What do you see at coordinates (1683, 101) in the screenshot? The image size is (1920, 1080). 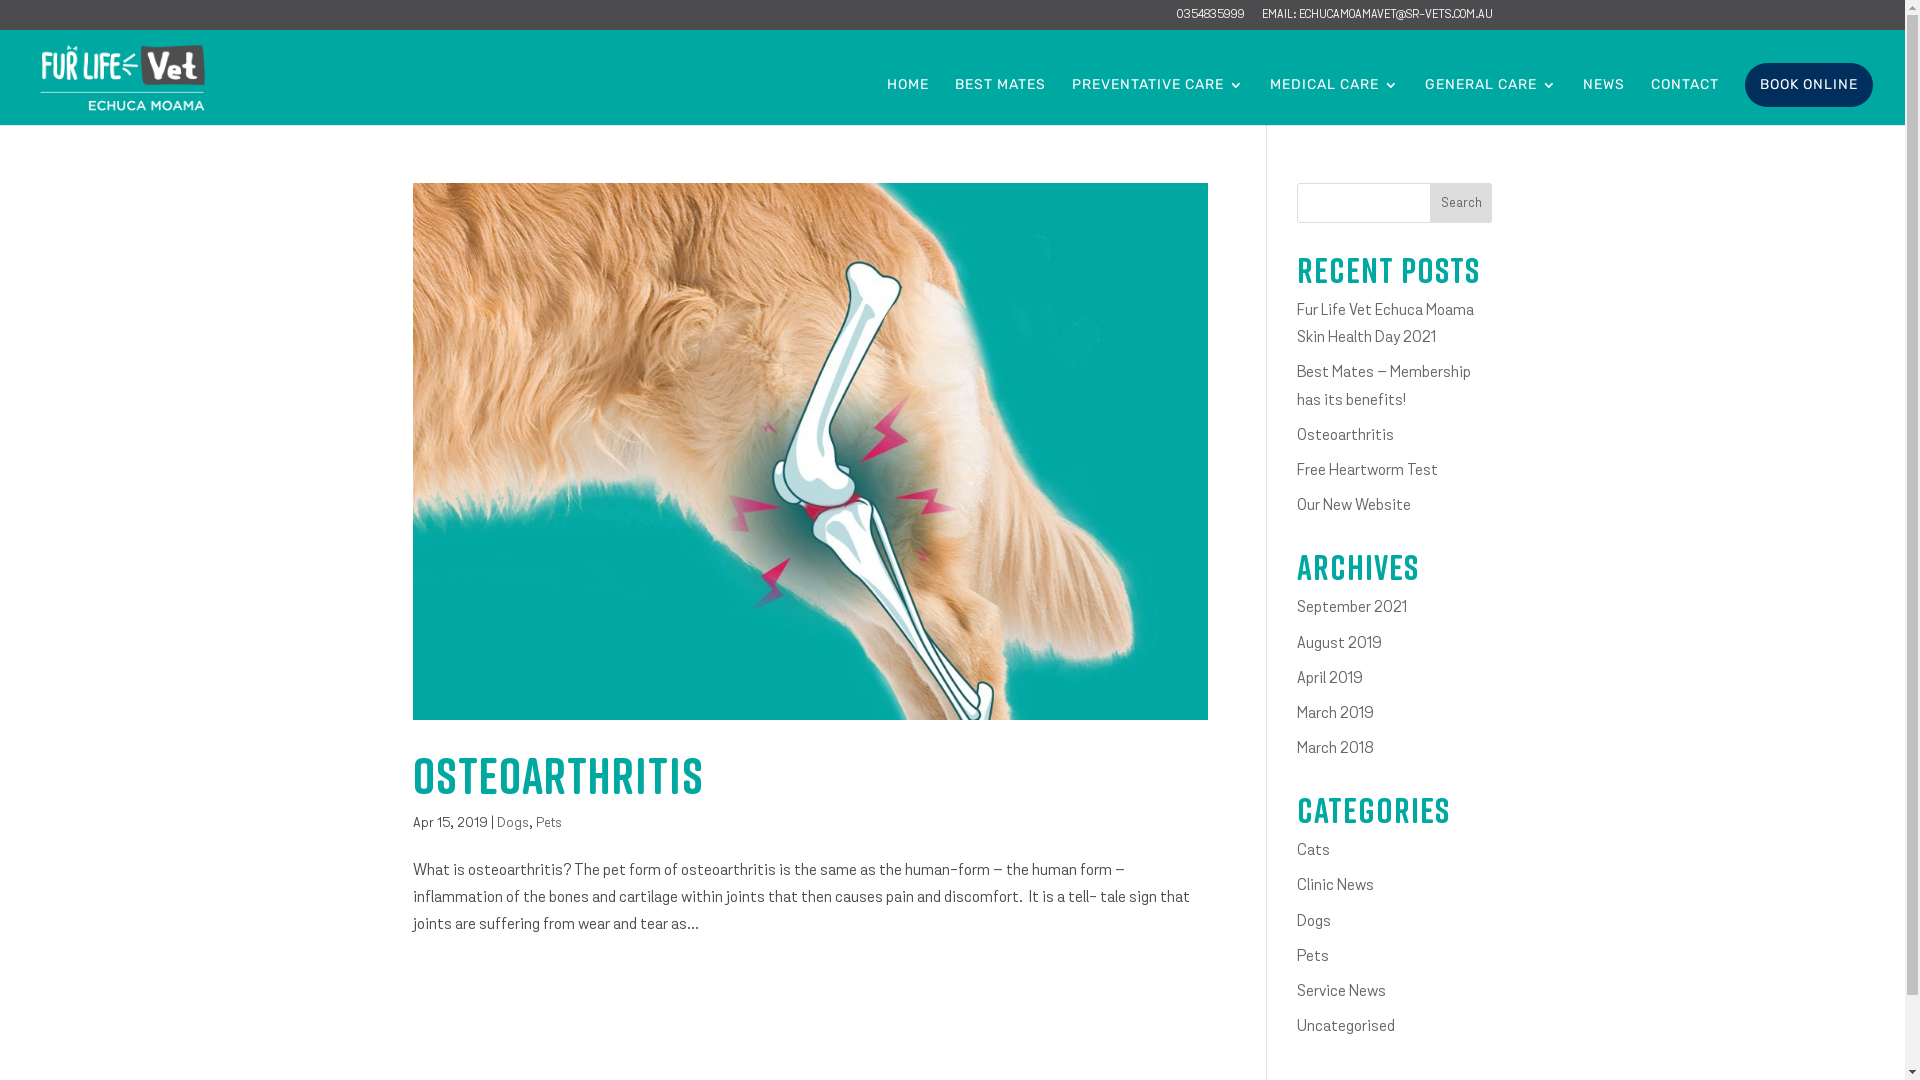 I see `'CONTACT'` at bounding box center [1683, 101].